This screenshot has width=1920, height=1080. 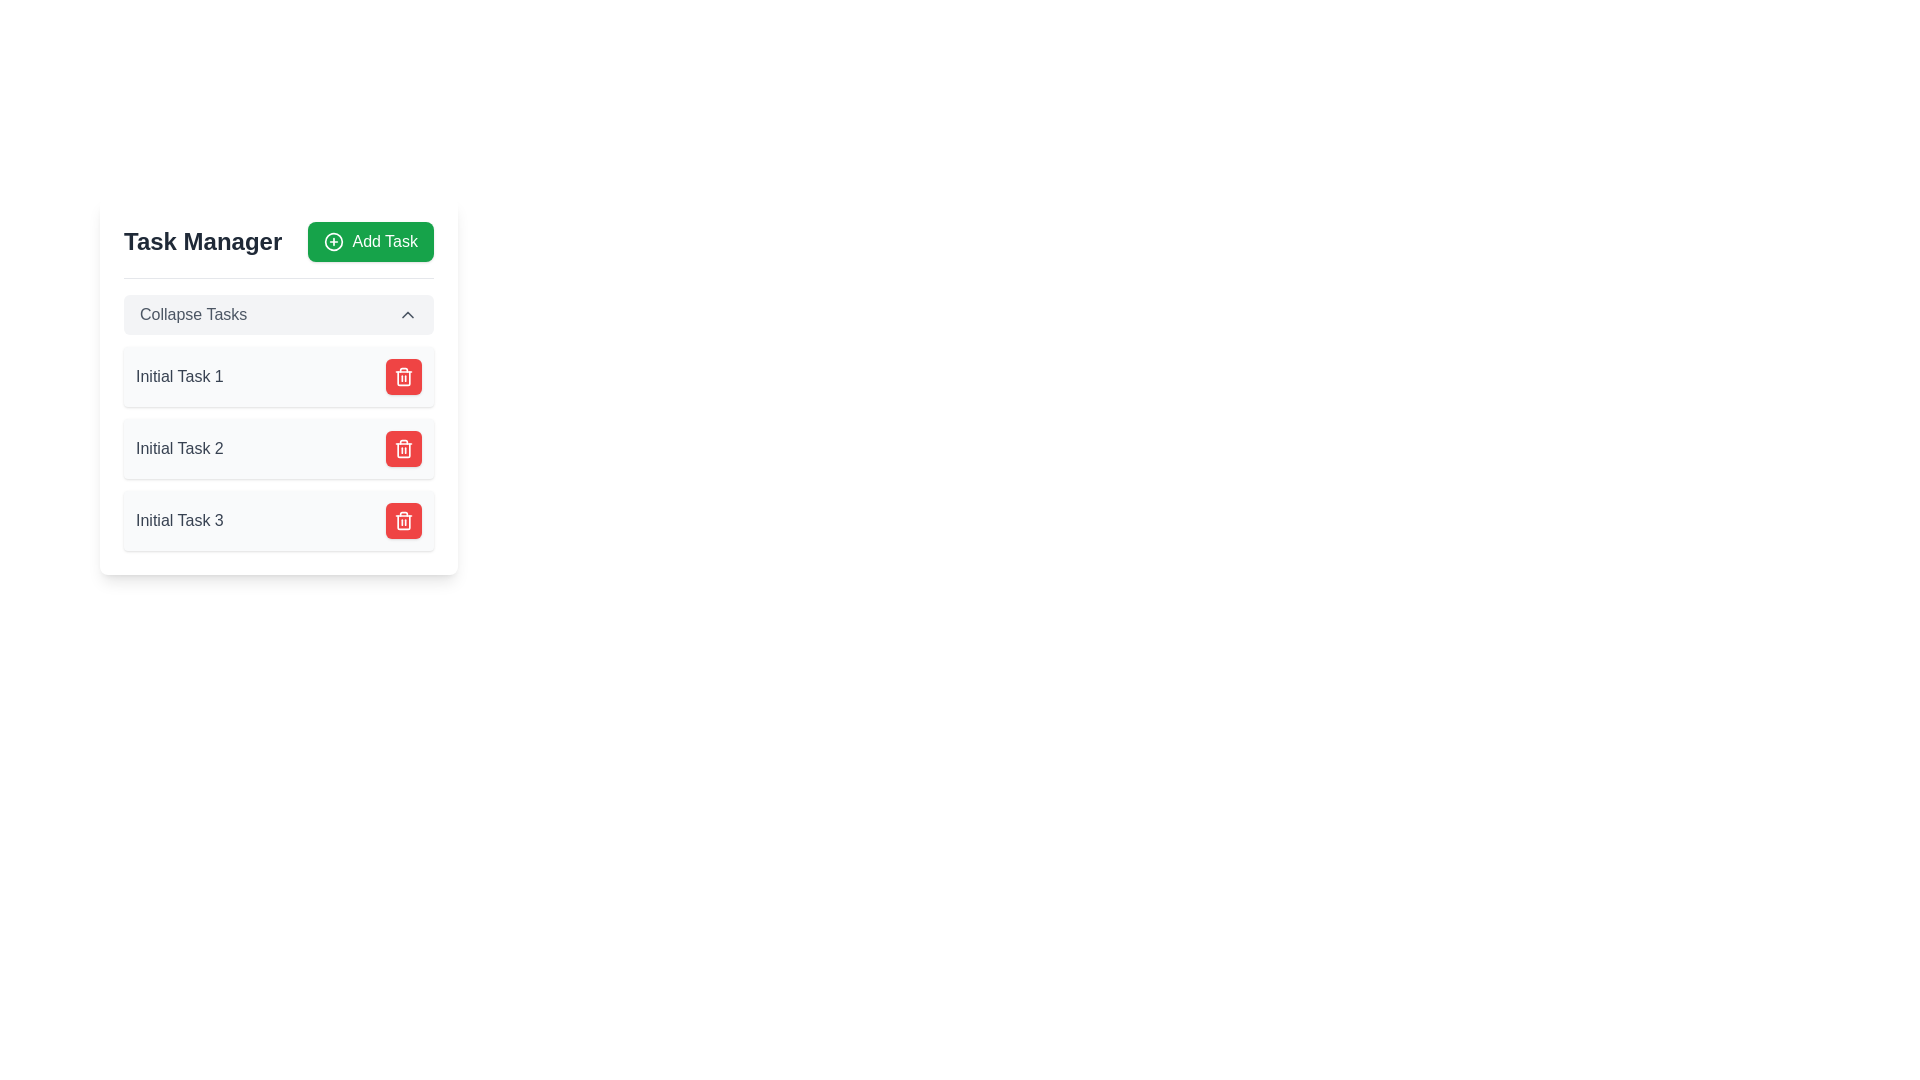 What do you see at coordinates (371, 241) in the screenshot?
I see `the button positioned to the right of the 'Task Manager' text` at bounding box center [371, 241].